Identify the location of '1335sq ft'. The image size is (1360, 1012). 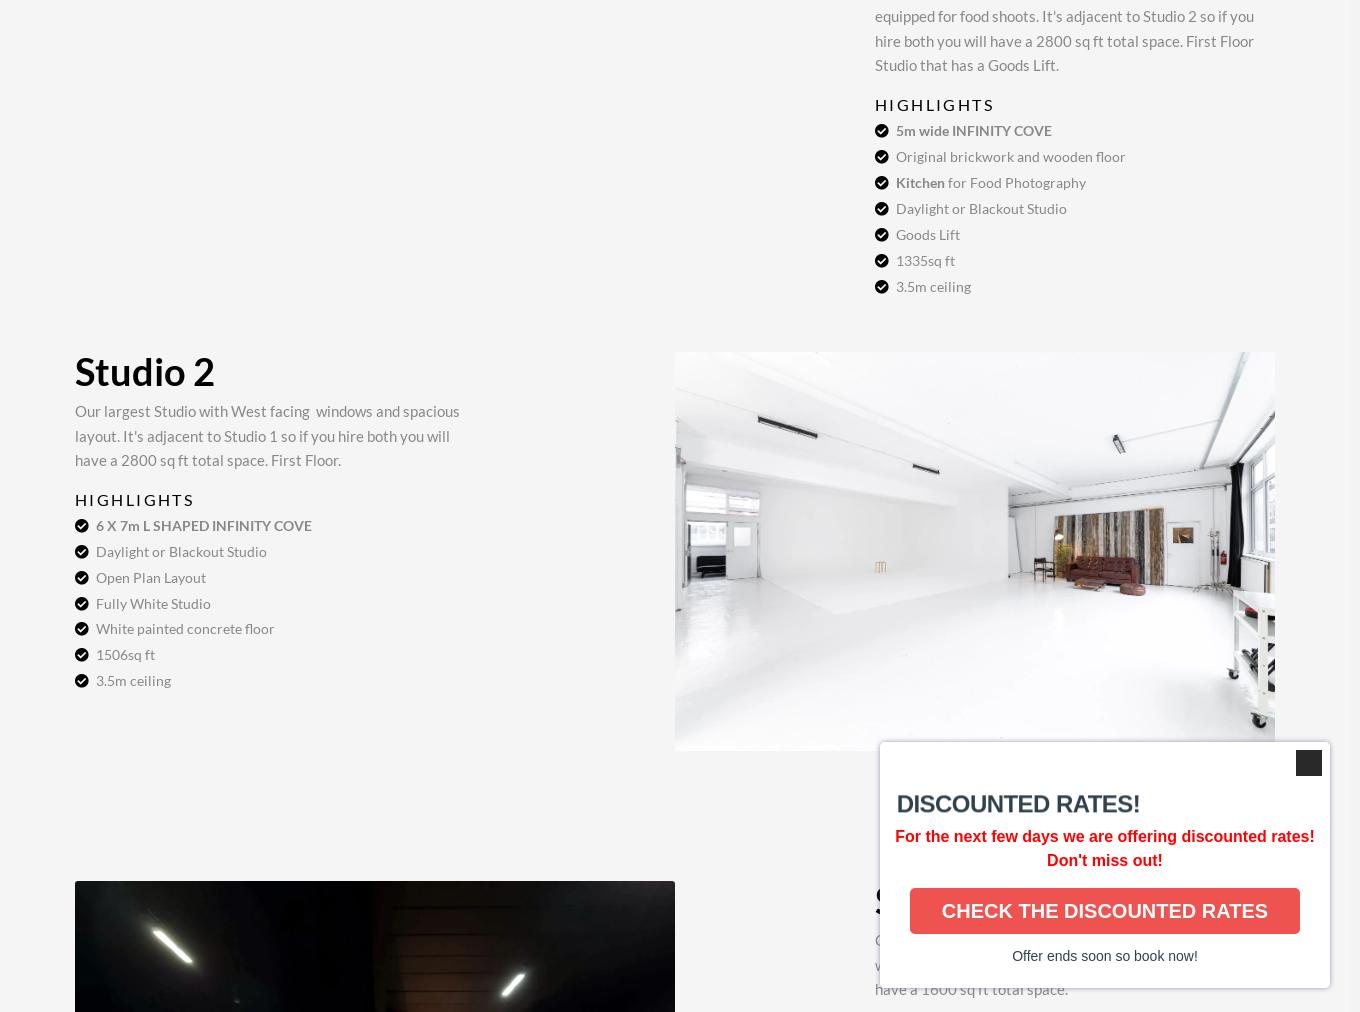
(925, 258).